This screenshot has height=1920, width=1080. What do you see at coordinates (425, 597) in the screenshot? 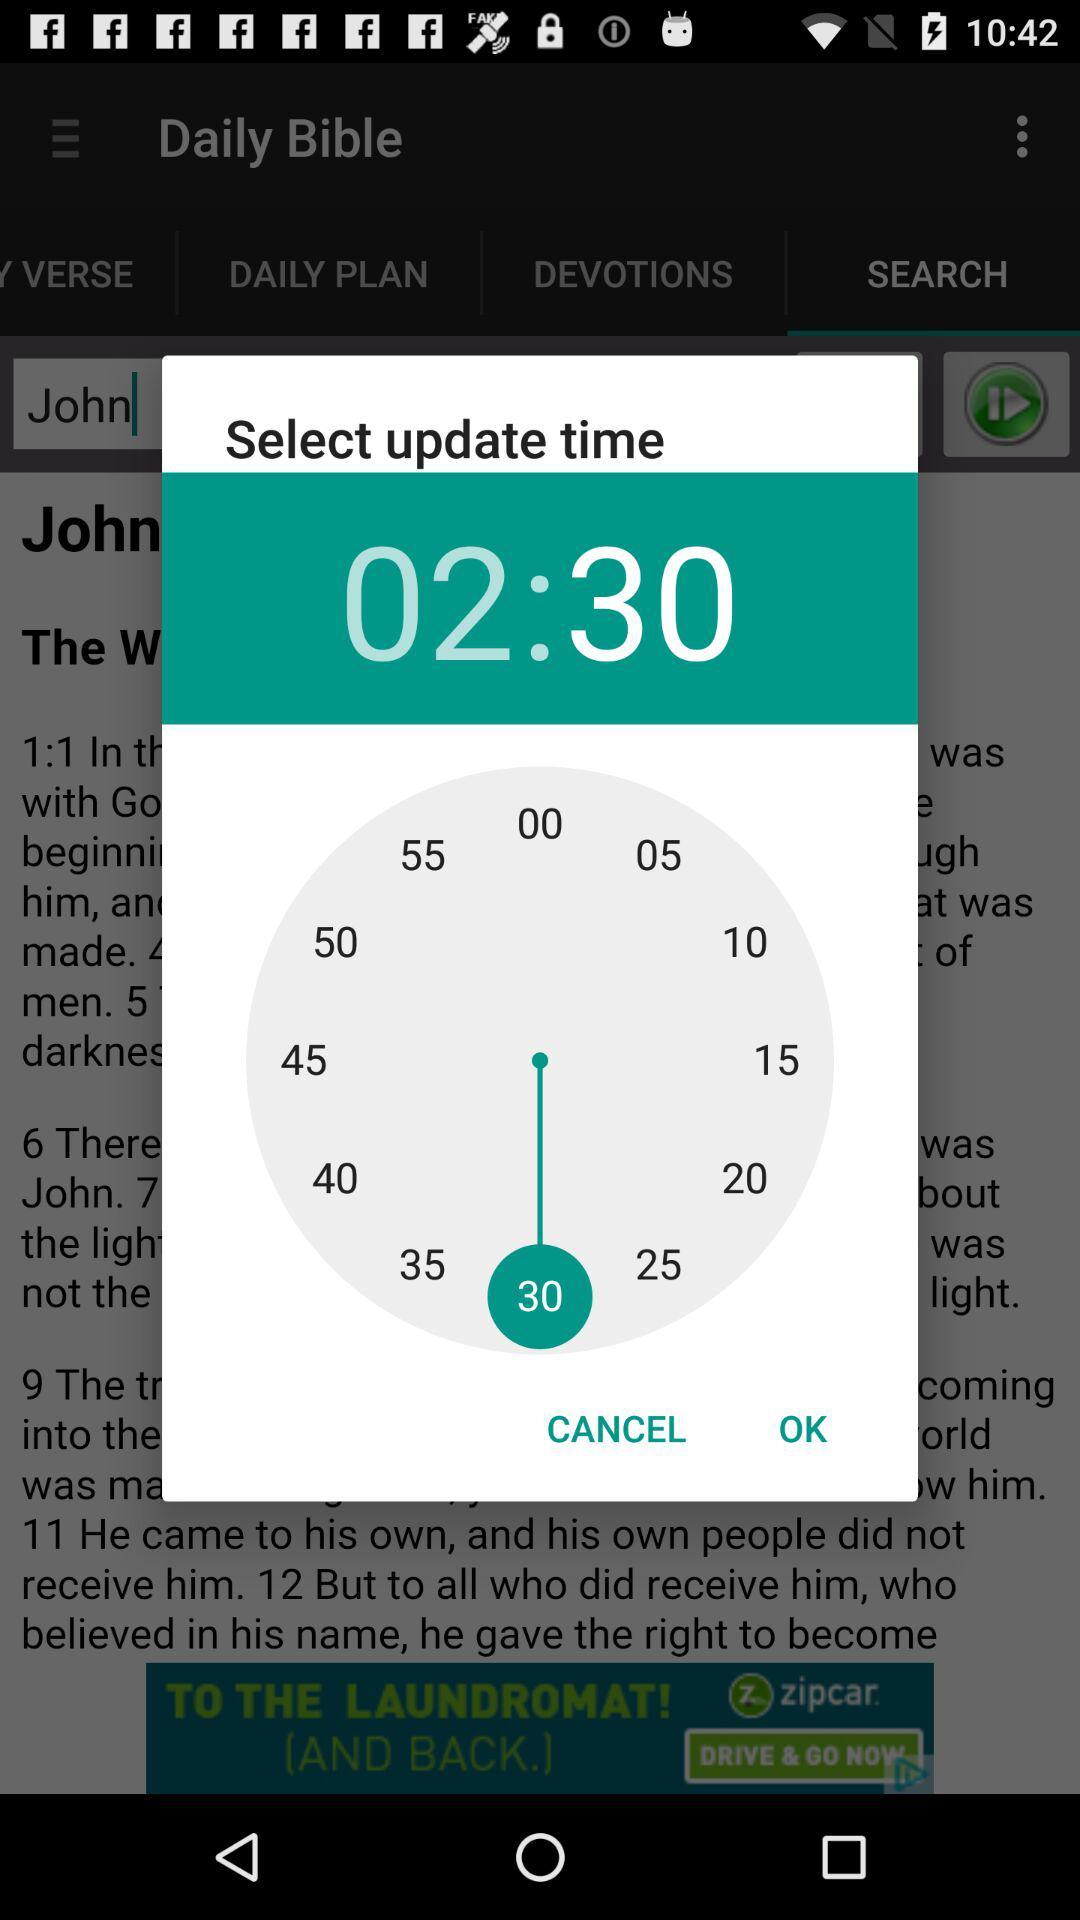
I see `the icon below the select update time icon` at bounding box center [425, 597].